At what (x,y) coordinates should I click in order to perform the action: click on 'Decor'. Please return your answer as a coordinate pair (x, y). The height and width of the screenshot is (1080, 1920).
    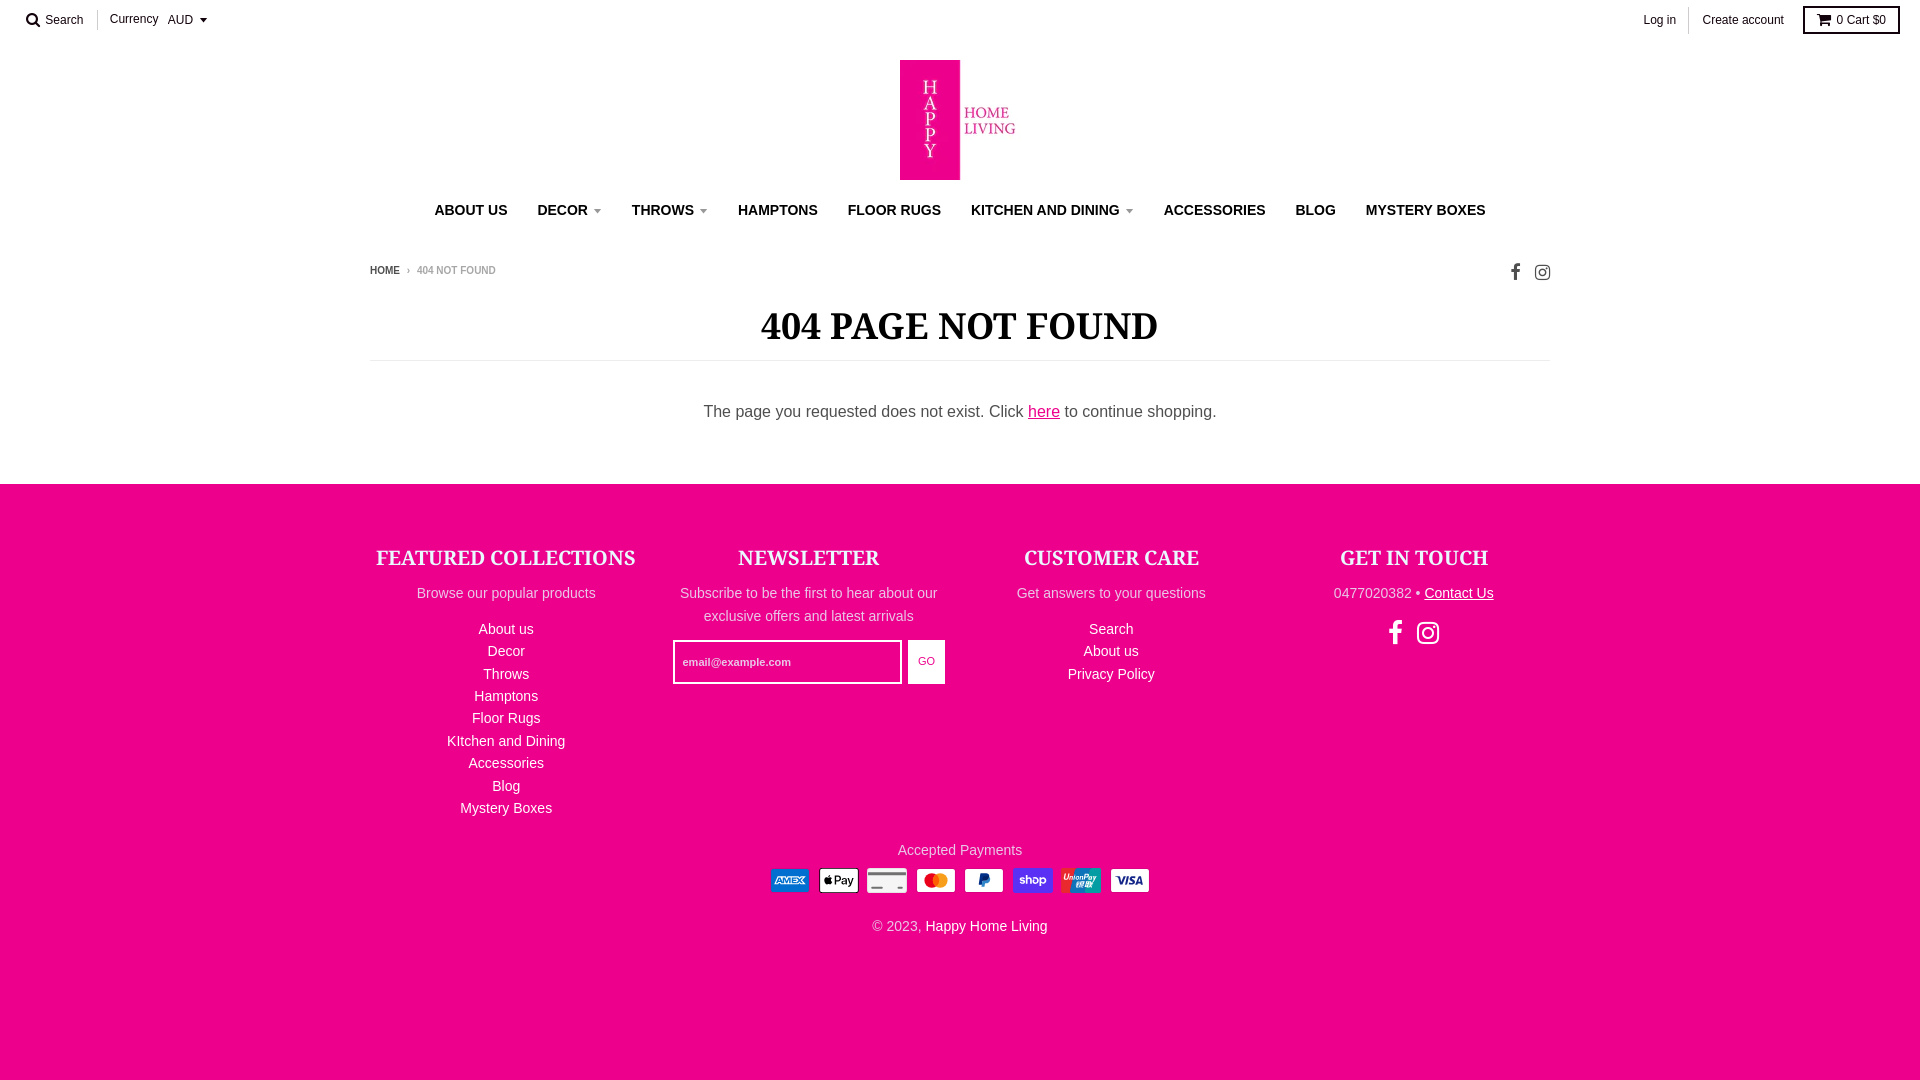
    Looking at the image, I should click on (488, 651).